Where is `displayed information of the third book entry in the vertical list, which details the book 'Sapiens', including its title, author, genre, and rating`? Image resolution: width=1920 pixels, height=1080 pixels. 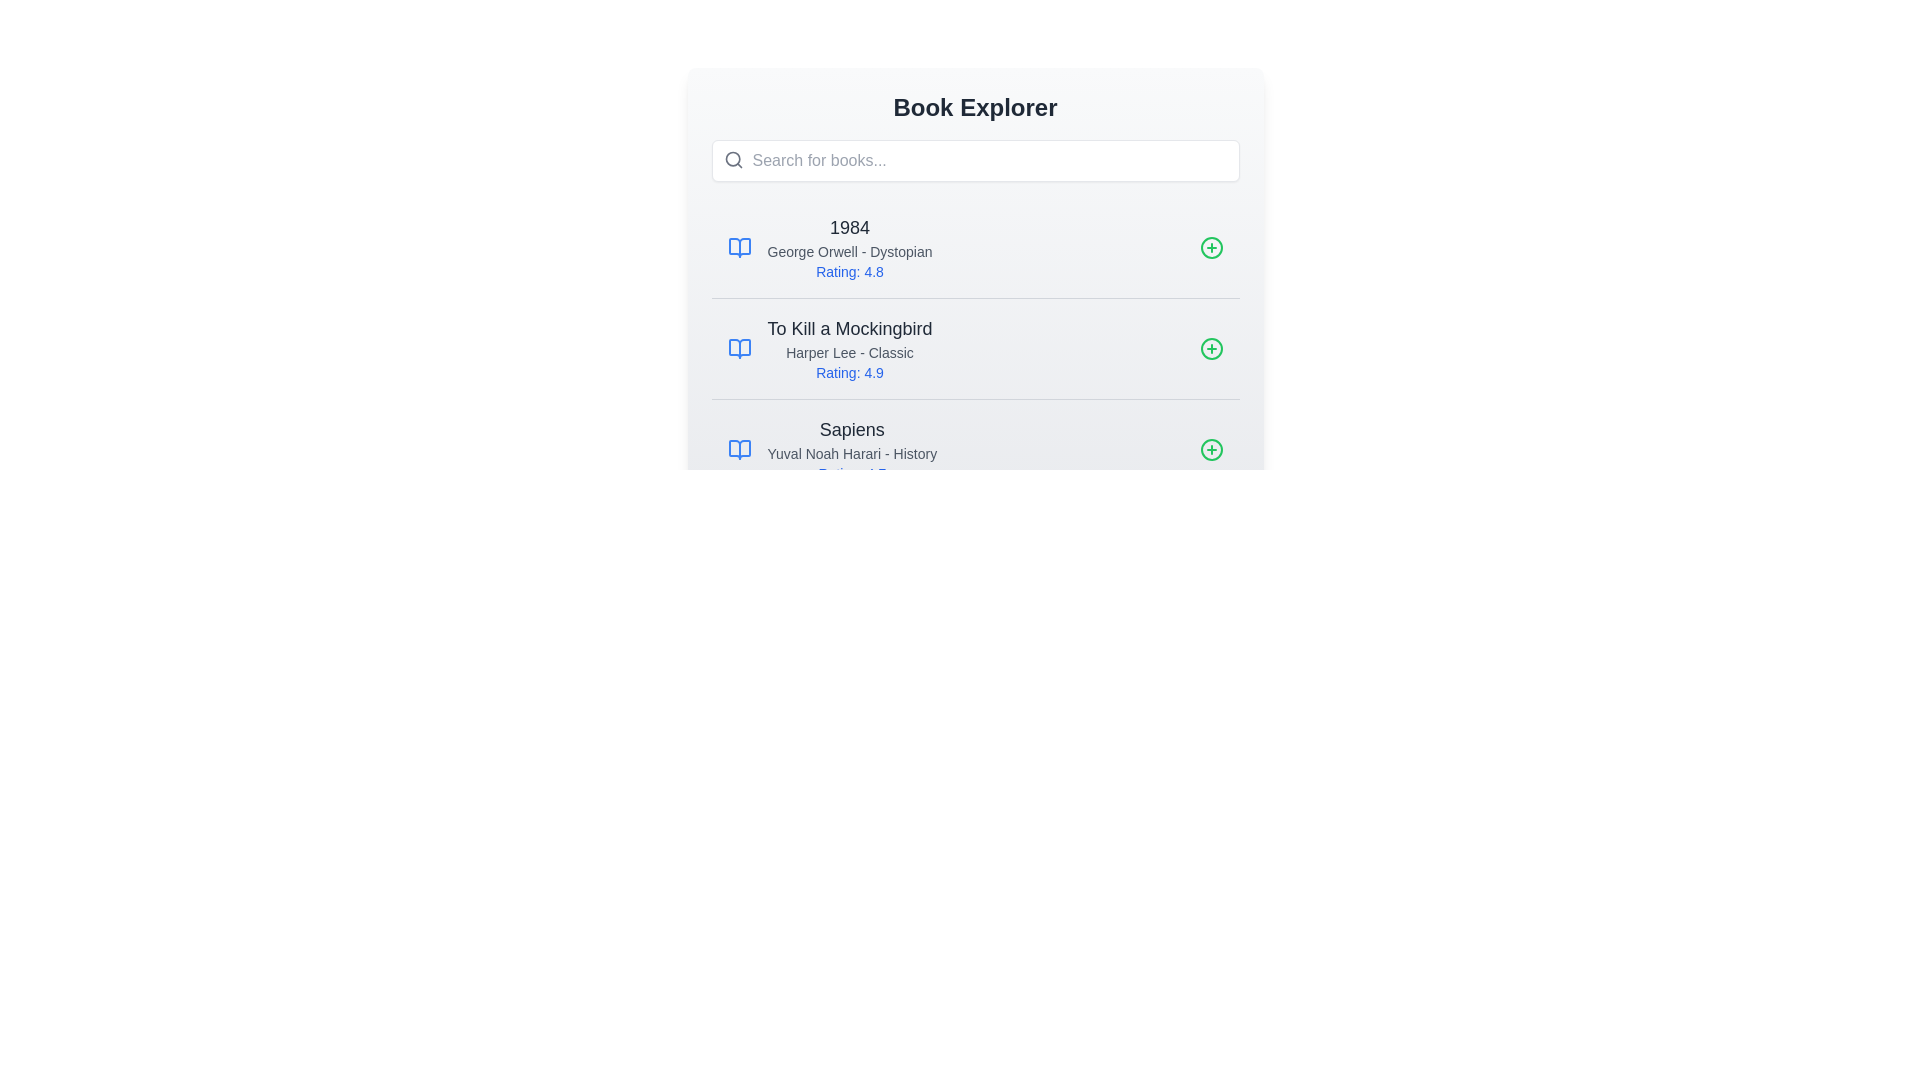
displayed information of the third book entry in the vertical list, which details the book 'Sapiens', including its title, author, genre, and rating is located at coordinates (852, 450).